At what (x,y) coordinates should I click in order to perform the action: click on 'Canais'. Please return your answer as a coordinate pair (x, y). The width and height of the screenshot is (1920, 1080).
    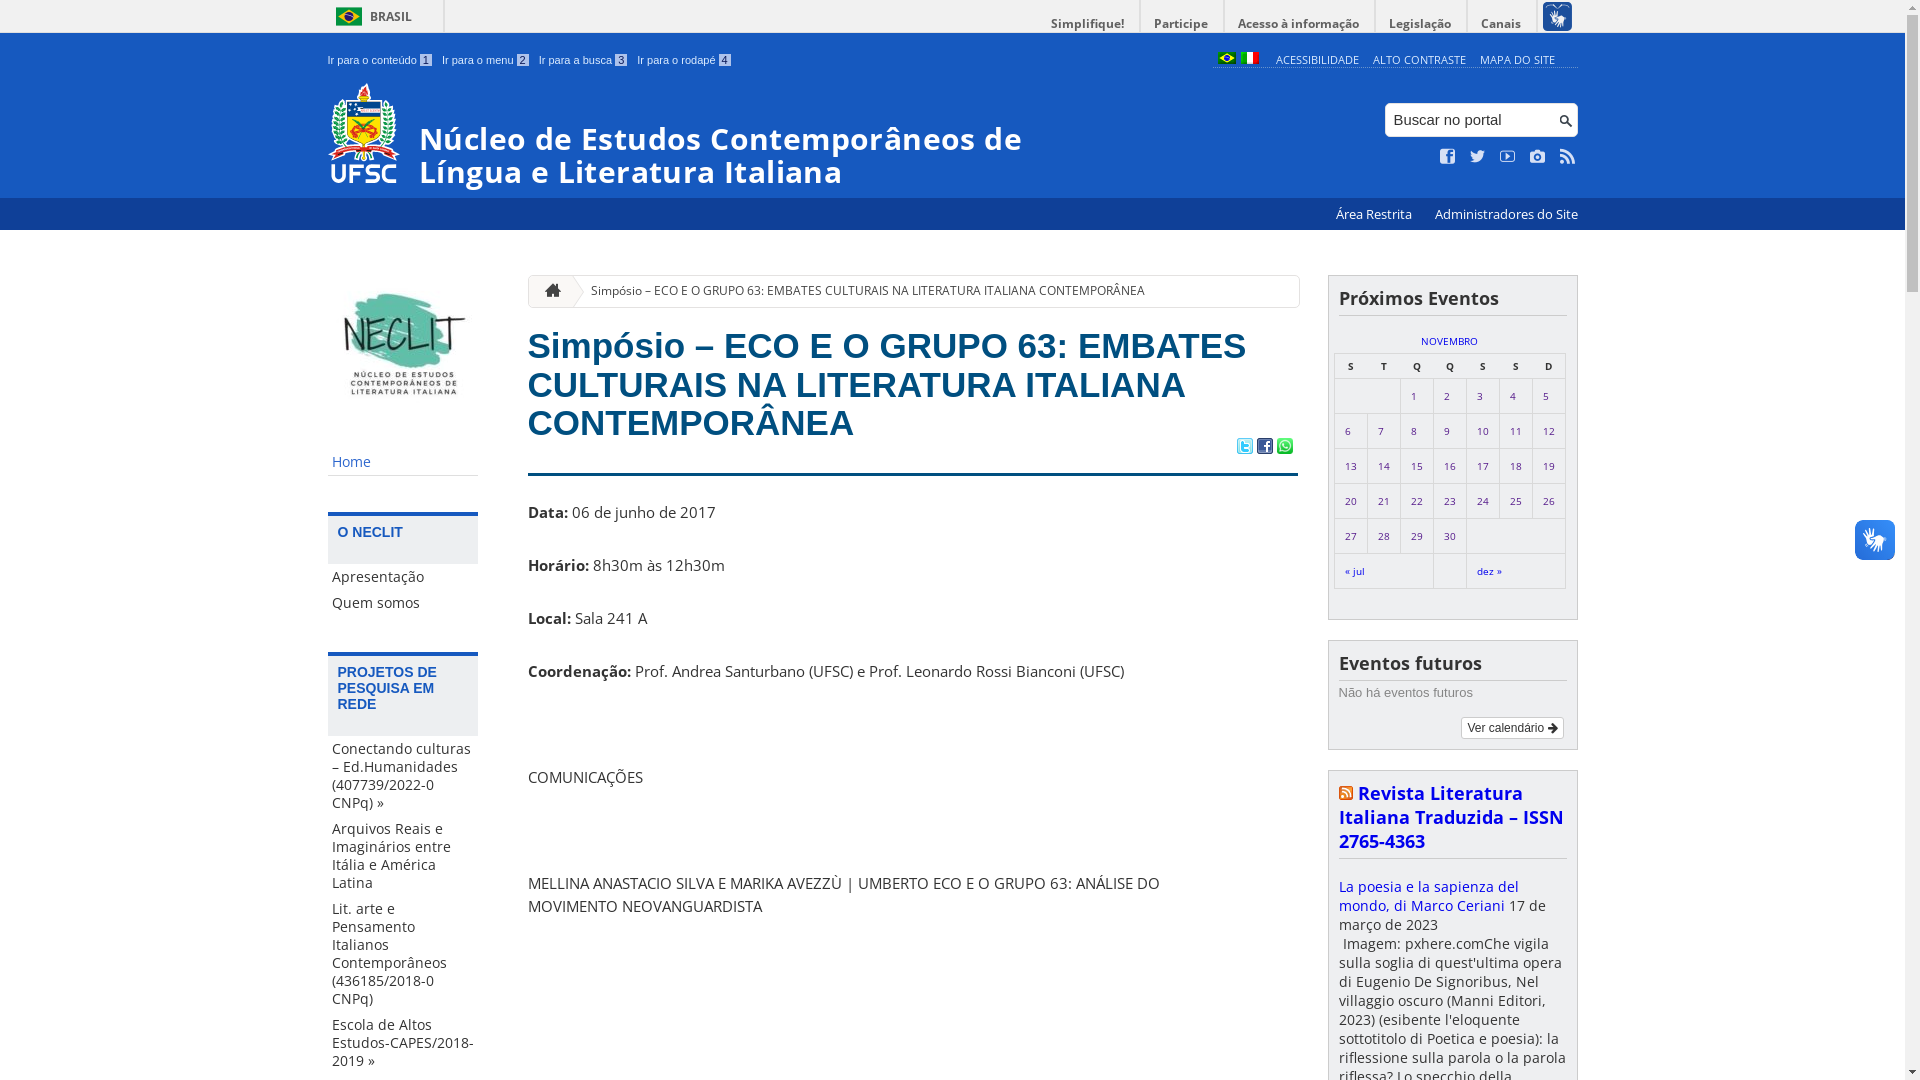
    Looking at the image, I should click on (1502, 23).